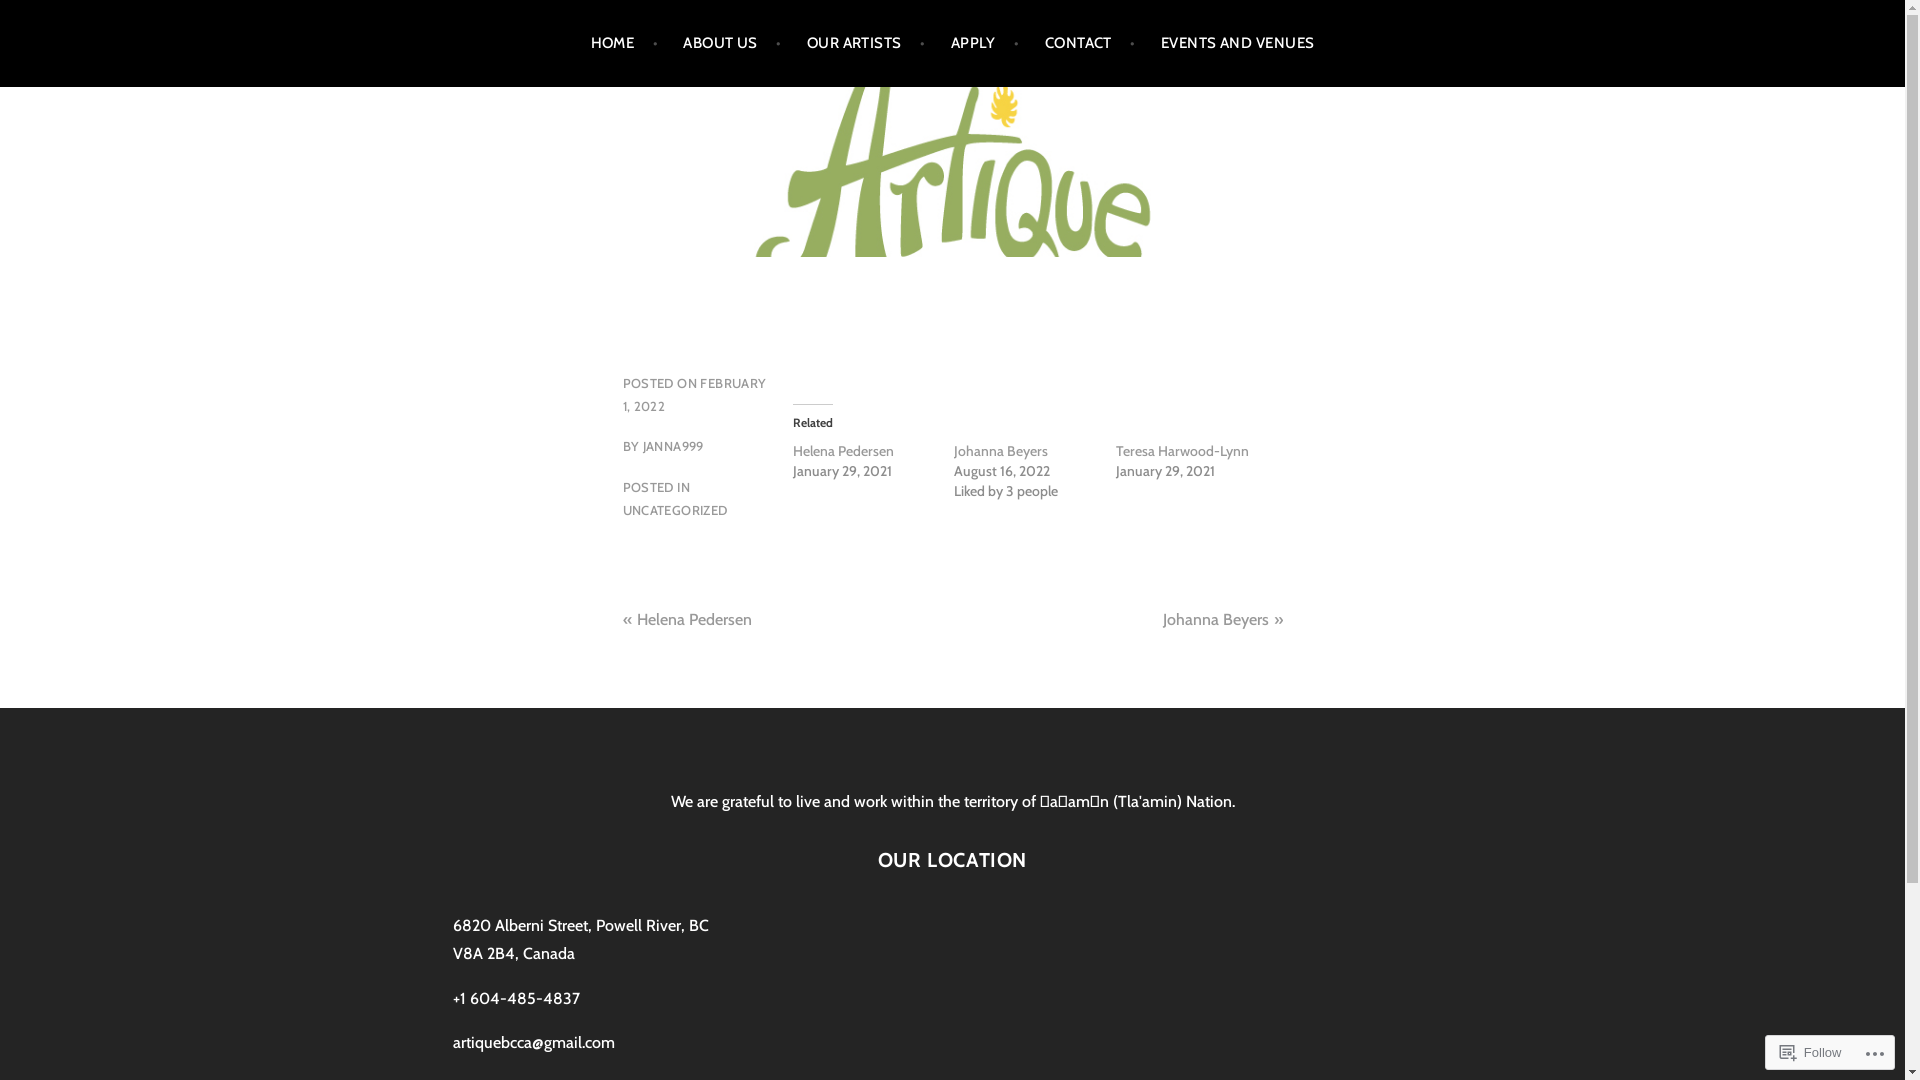 The height and width of the screenshot is (1080, 1920). What do you see at coordinates (694, 394) in the screenshot?
I see `'FEBRUARY 1, 2022'` at bounding box center [694, 394].